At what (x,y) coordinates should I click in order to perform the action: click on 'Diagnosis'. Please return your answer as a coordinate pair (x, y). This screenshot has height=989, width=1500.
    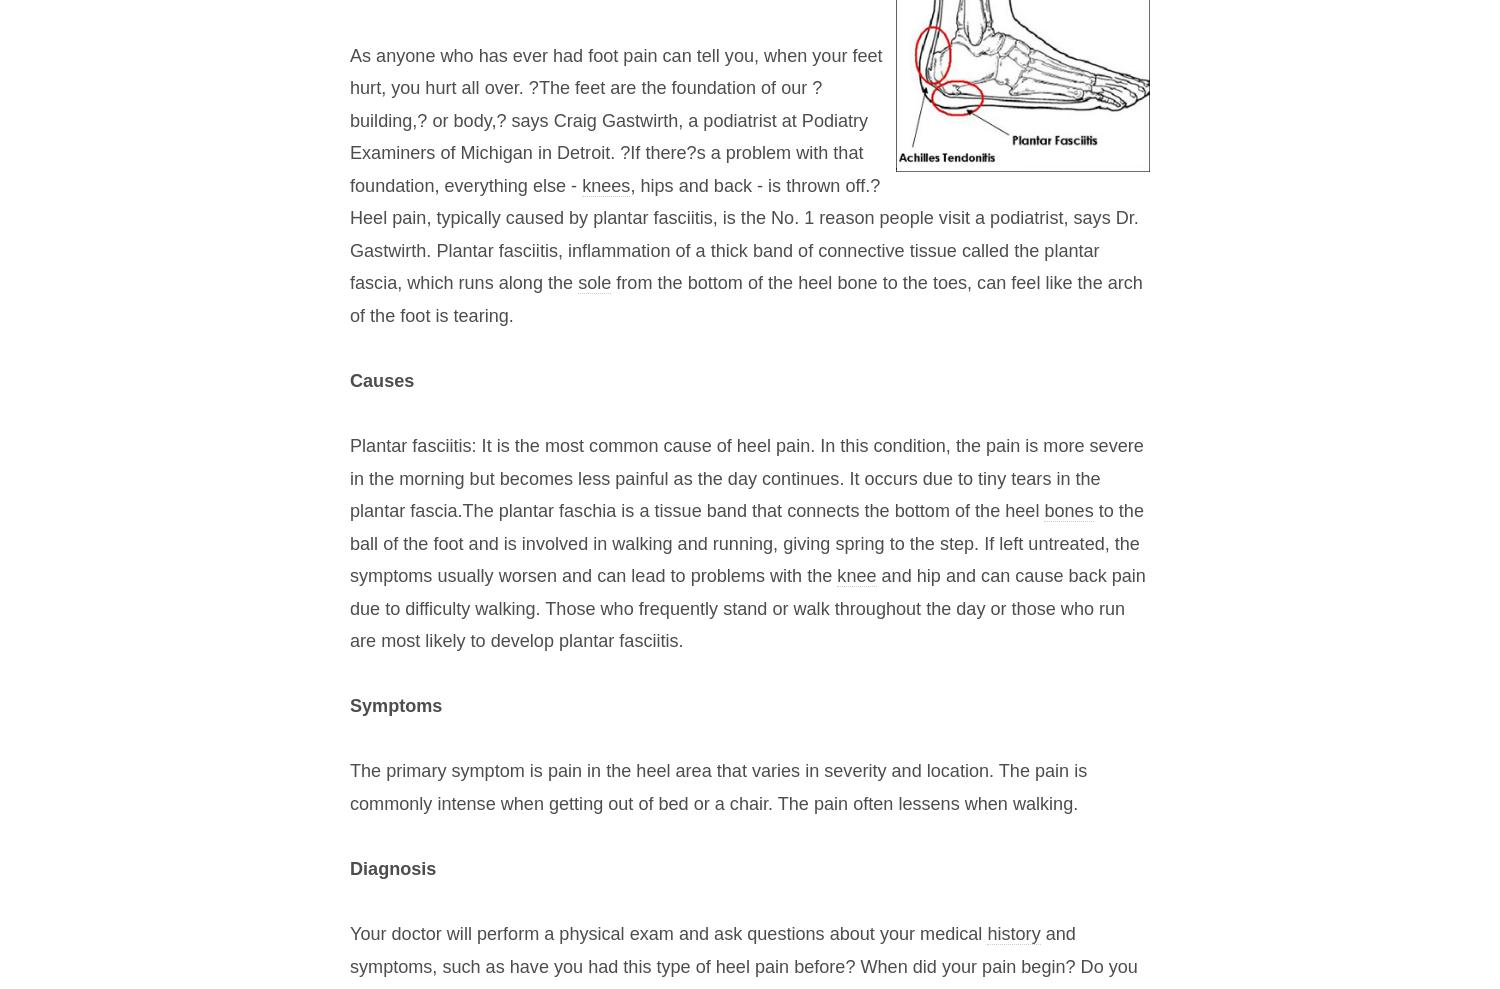
    Looking at the image, I should click on (393, 869).